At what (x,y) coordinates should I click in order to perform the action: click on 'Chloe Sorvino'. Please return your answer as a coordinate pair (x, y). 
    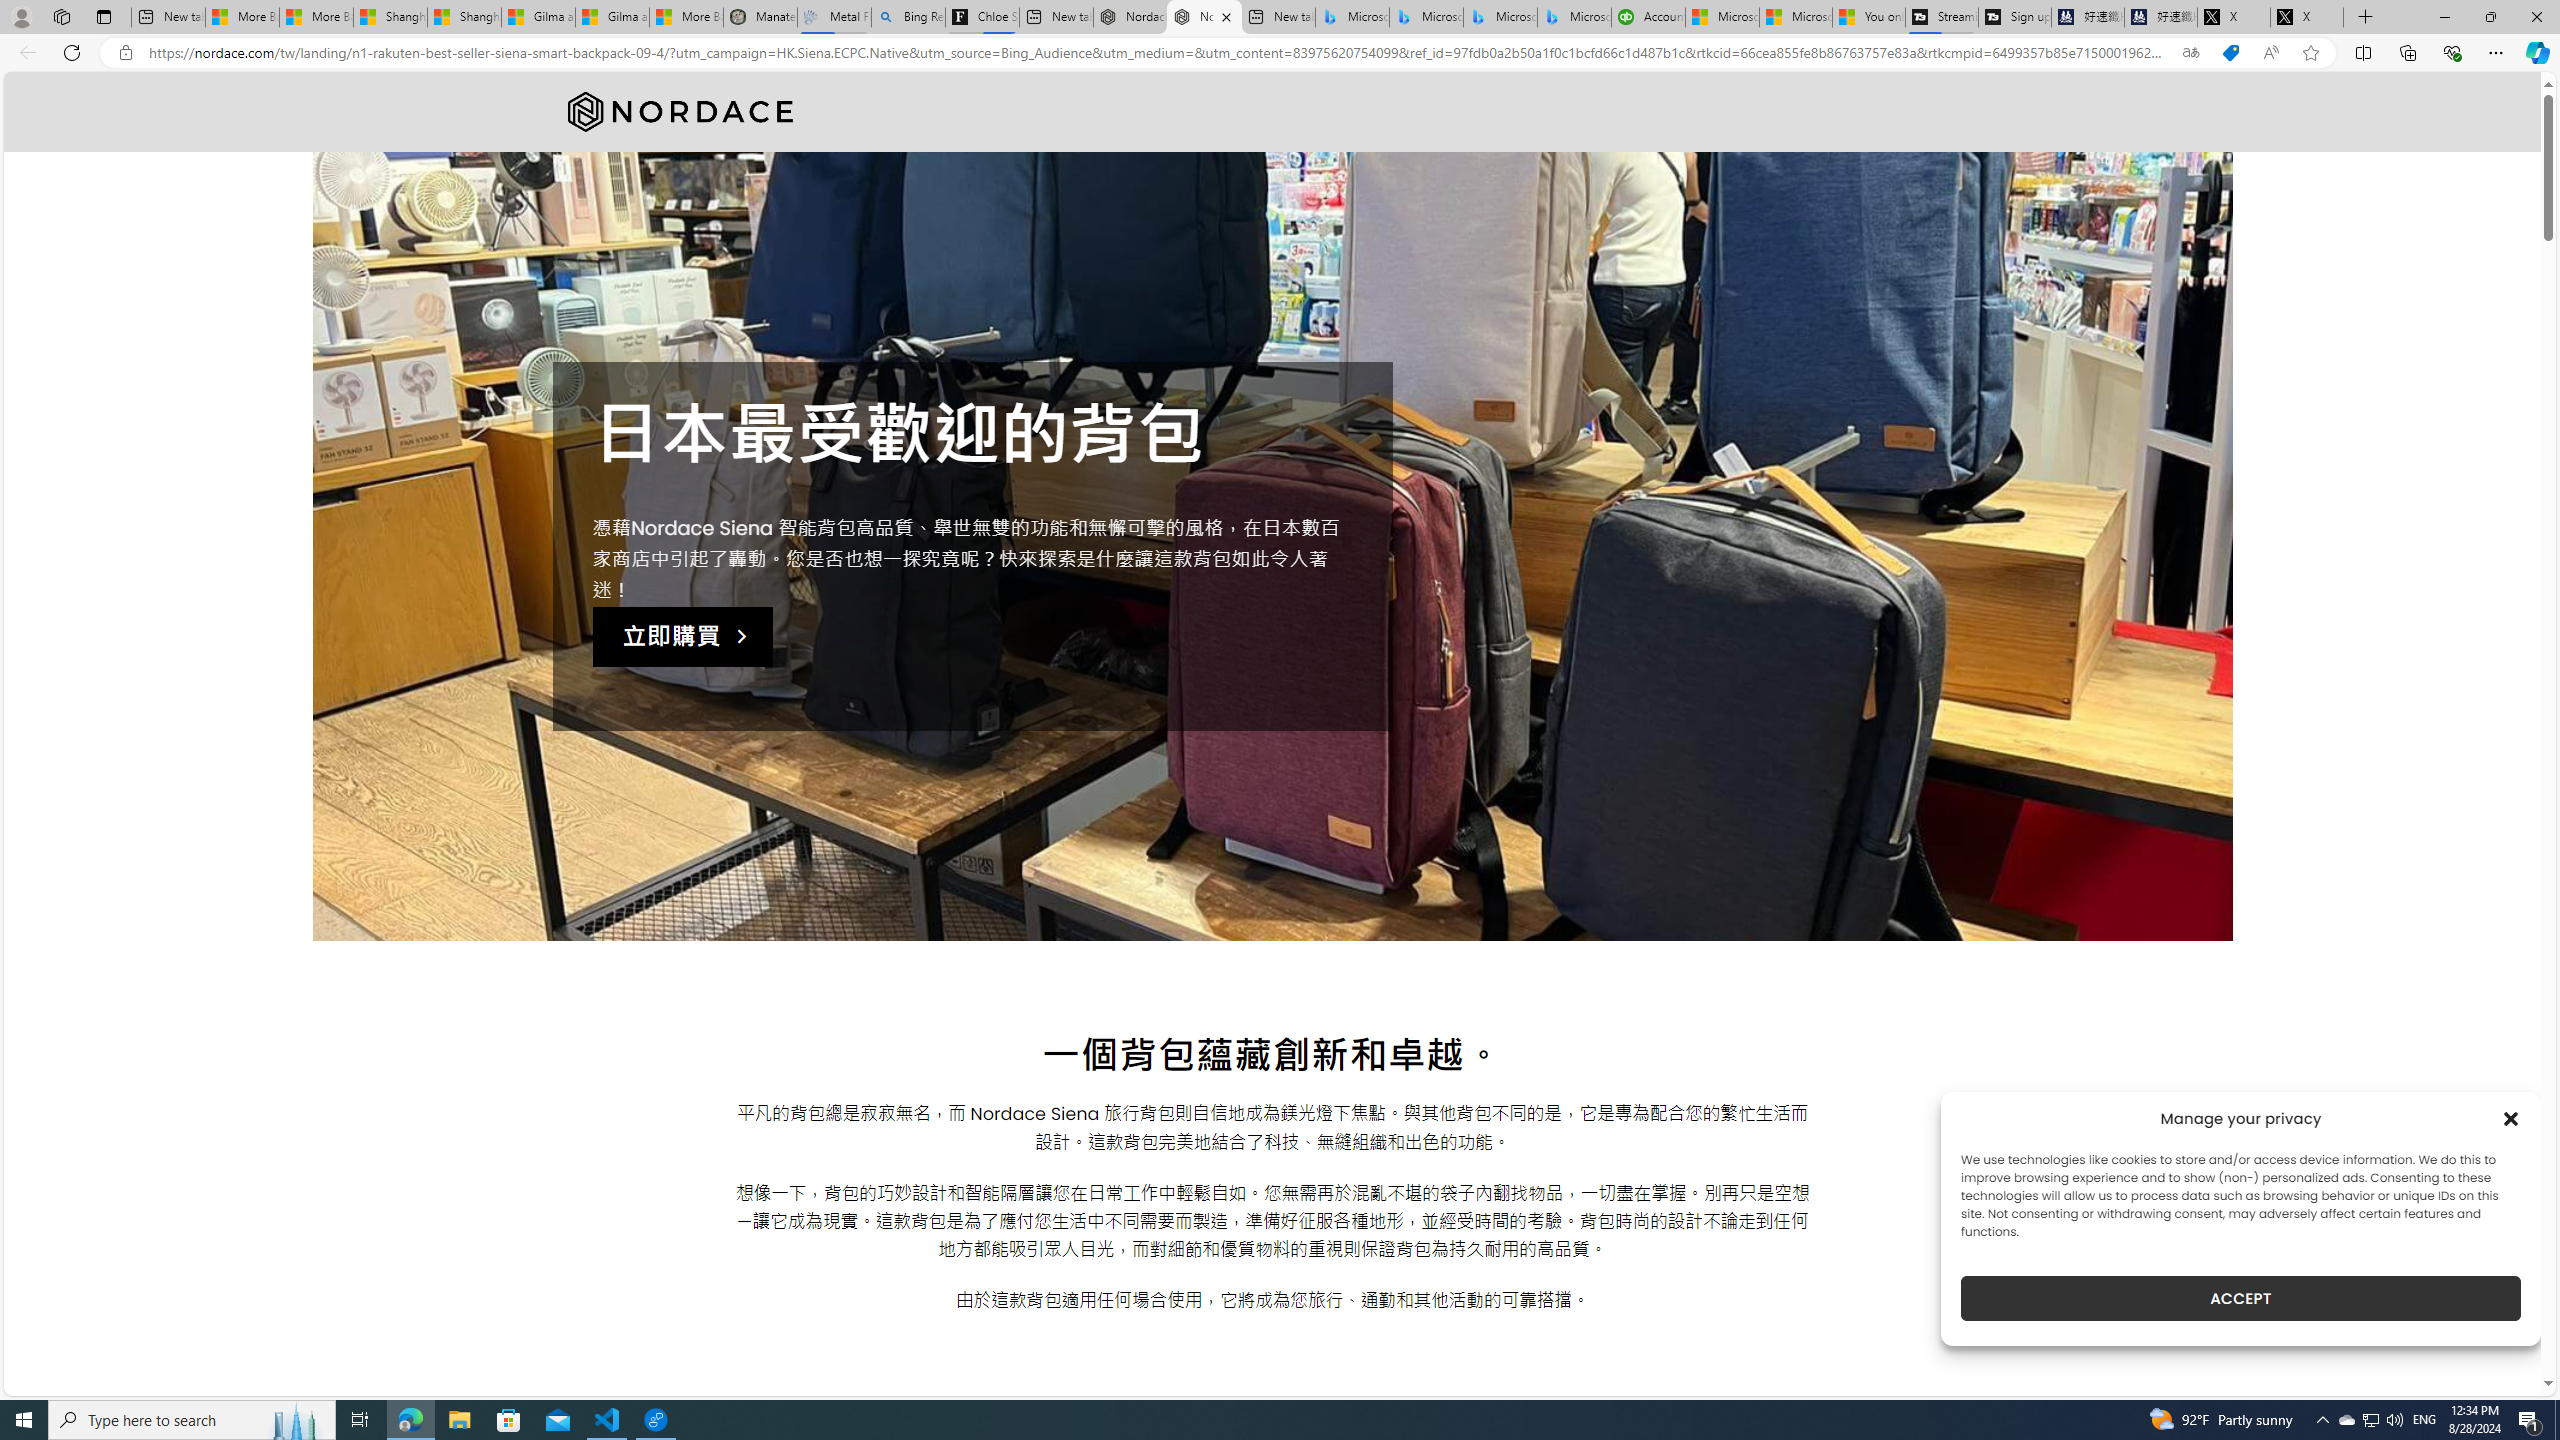
    Looking at the image, I should click on (982, 16).